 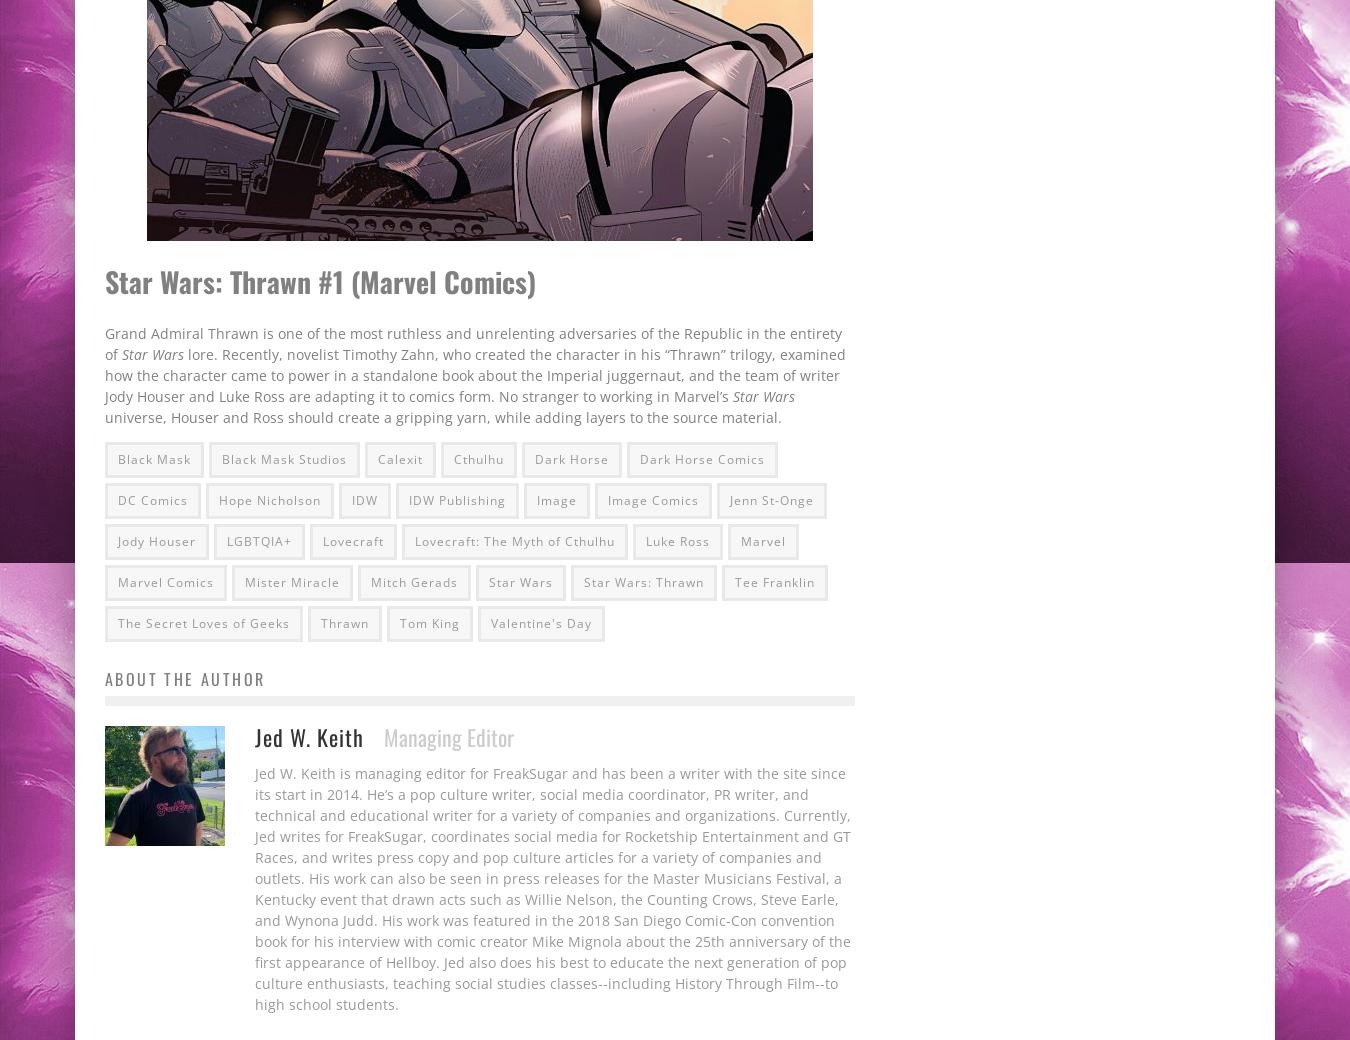 I want to click on 'IDW Publishing', so click(x=456, y=499).